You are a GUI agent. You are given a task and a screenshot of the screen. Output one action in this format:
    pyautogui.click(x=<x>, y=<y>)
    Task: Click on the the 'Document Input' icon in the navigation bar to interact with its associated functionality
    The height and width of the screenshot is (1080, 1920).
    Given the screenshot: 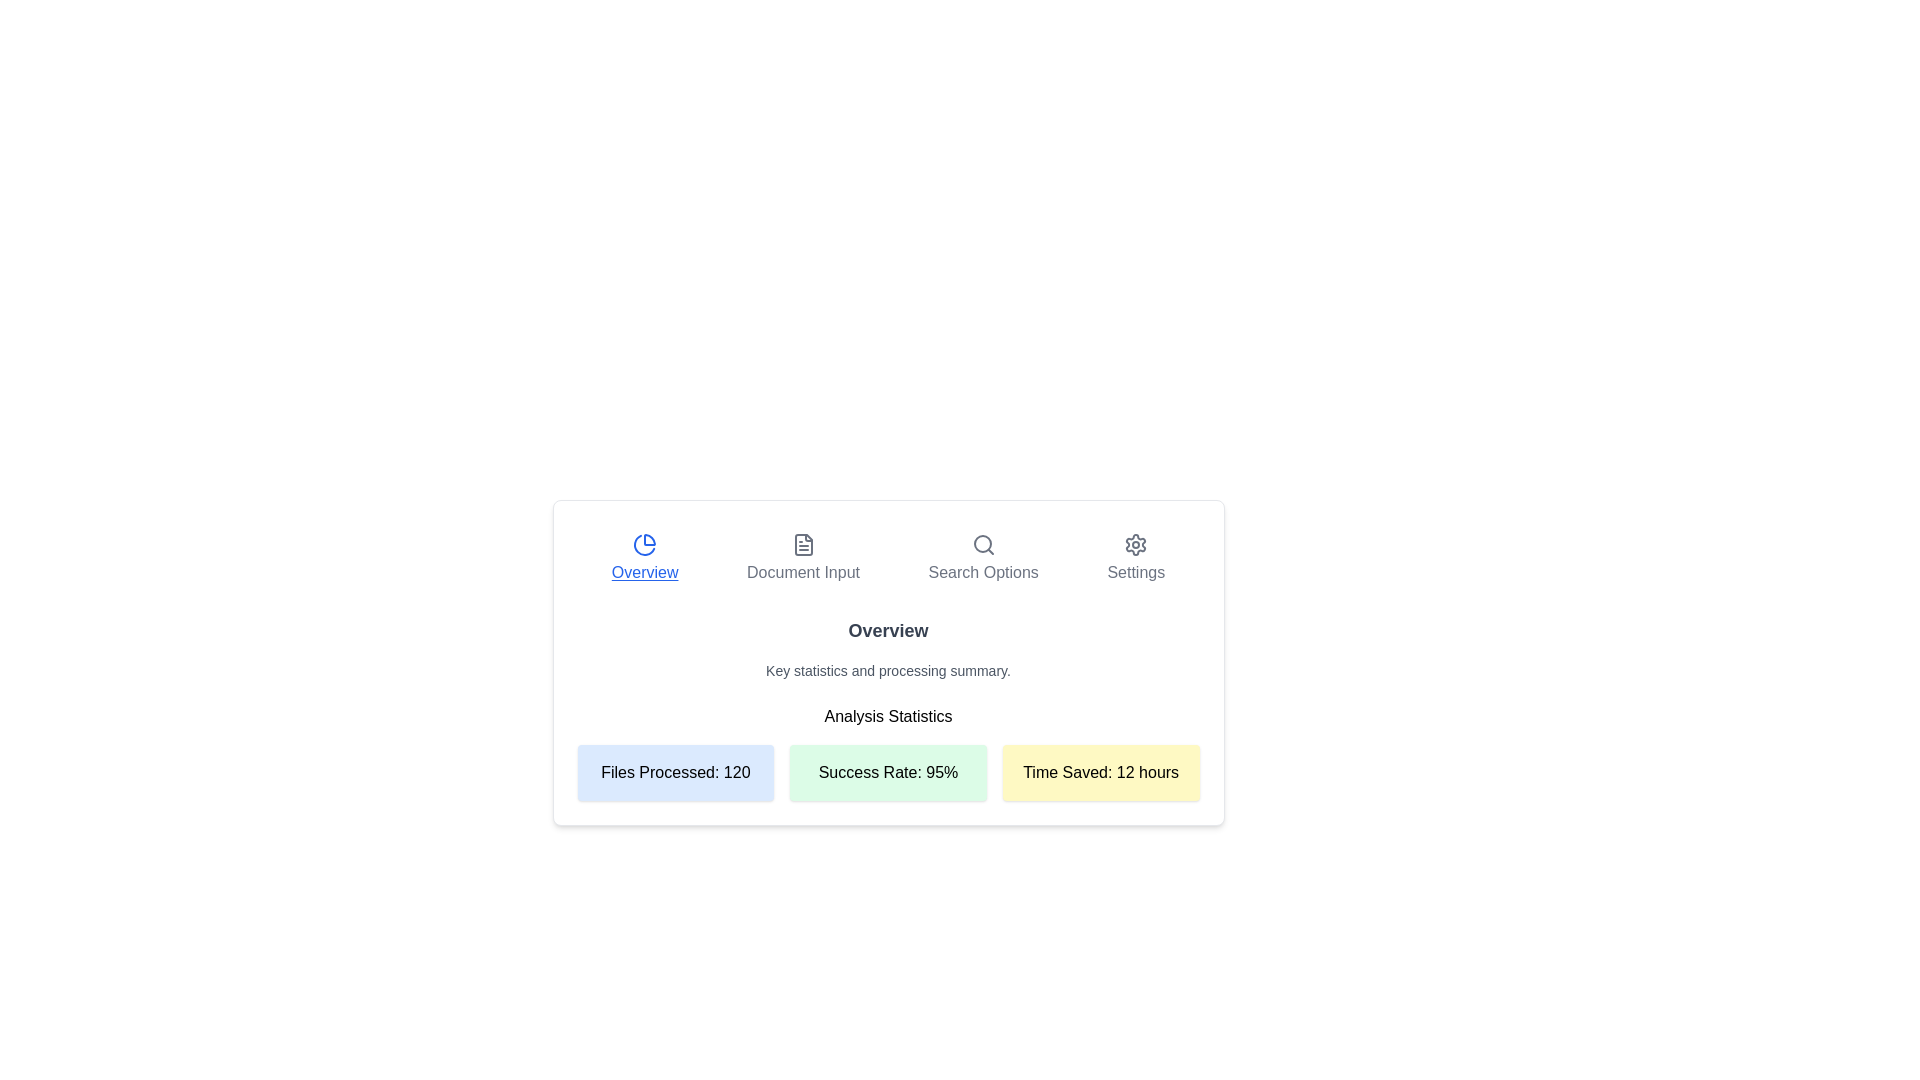 What is the action you would take?
    pyautogui.click(x=803, y=544)
    